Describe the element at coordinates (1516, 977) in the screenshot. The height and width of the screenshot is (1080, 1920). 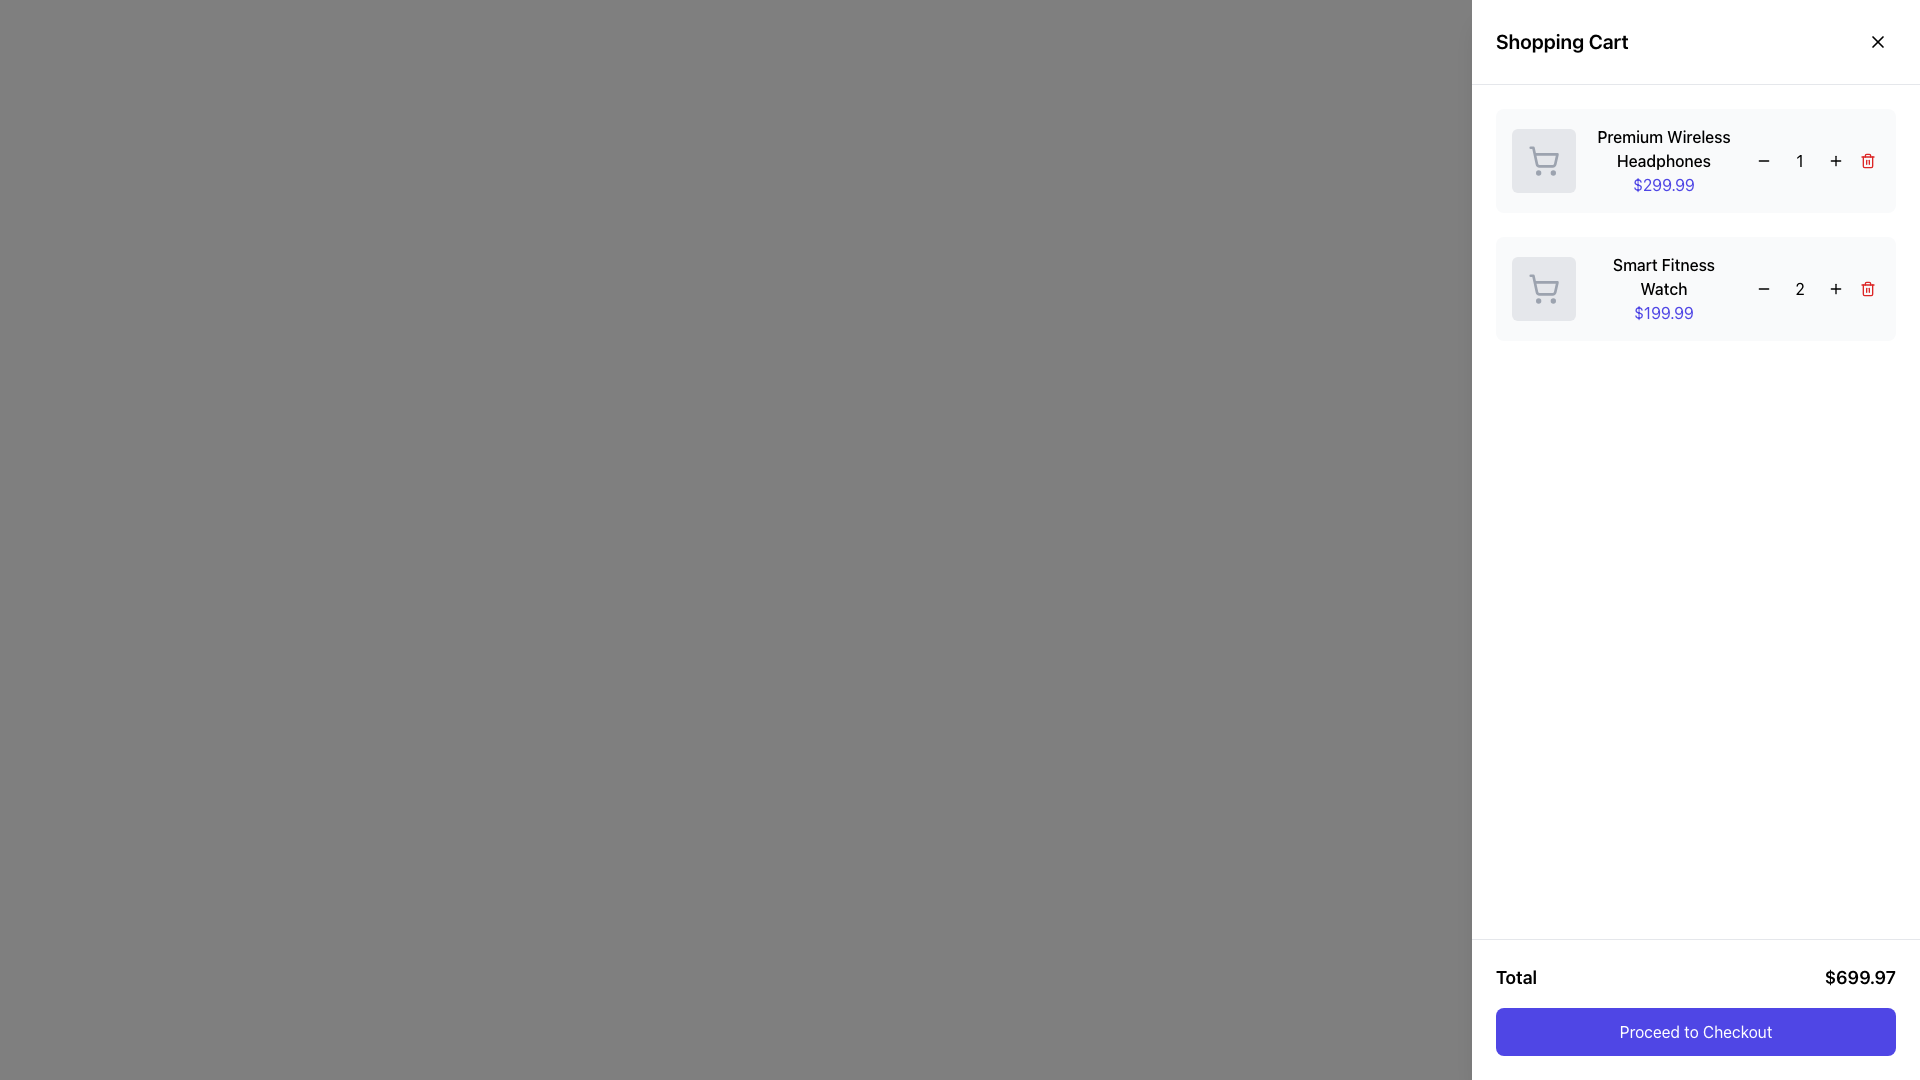
I see `the text label displaying 'Total'` at that location.